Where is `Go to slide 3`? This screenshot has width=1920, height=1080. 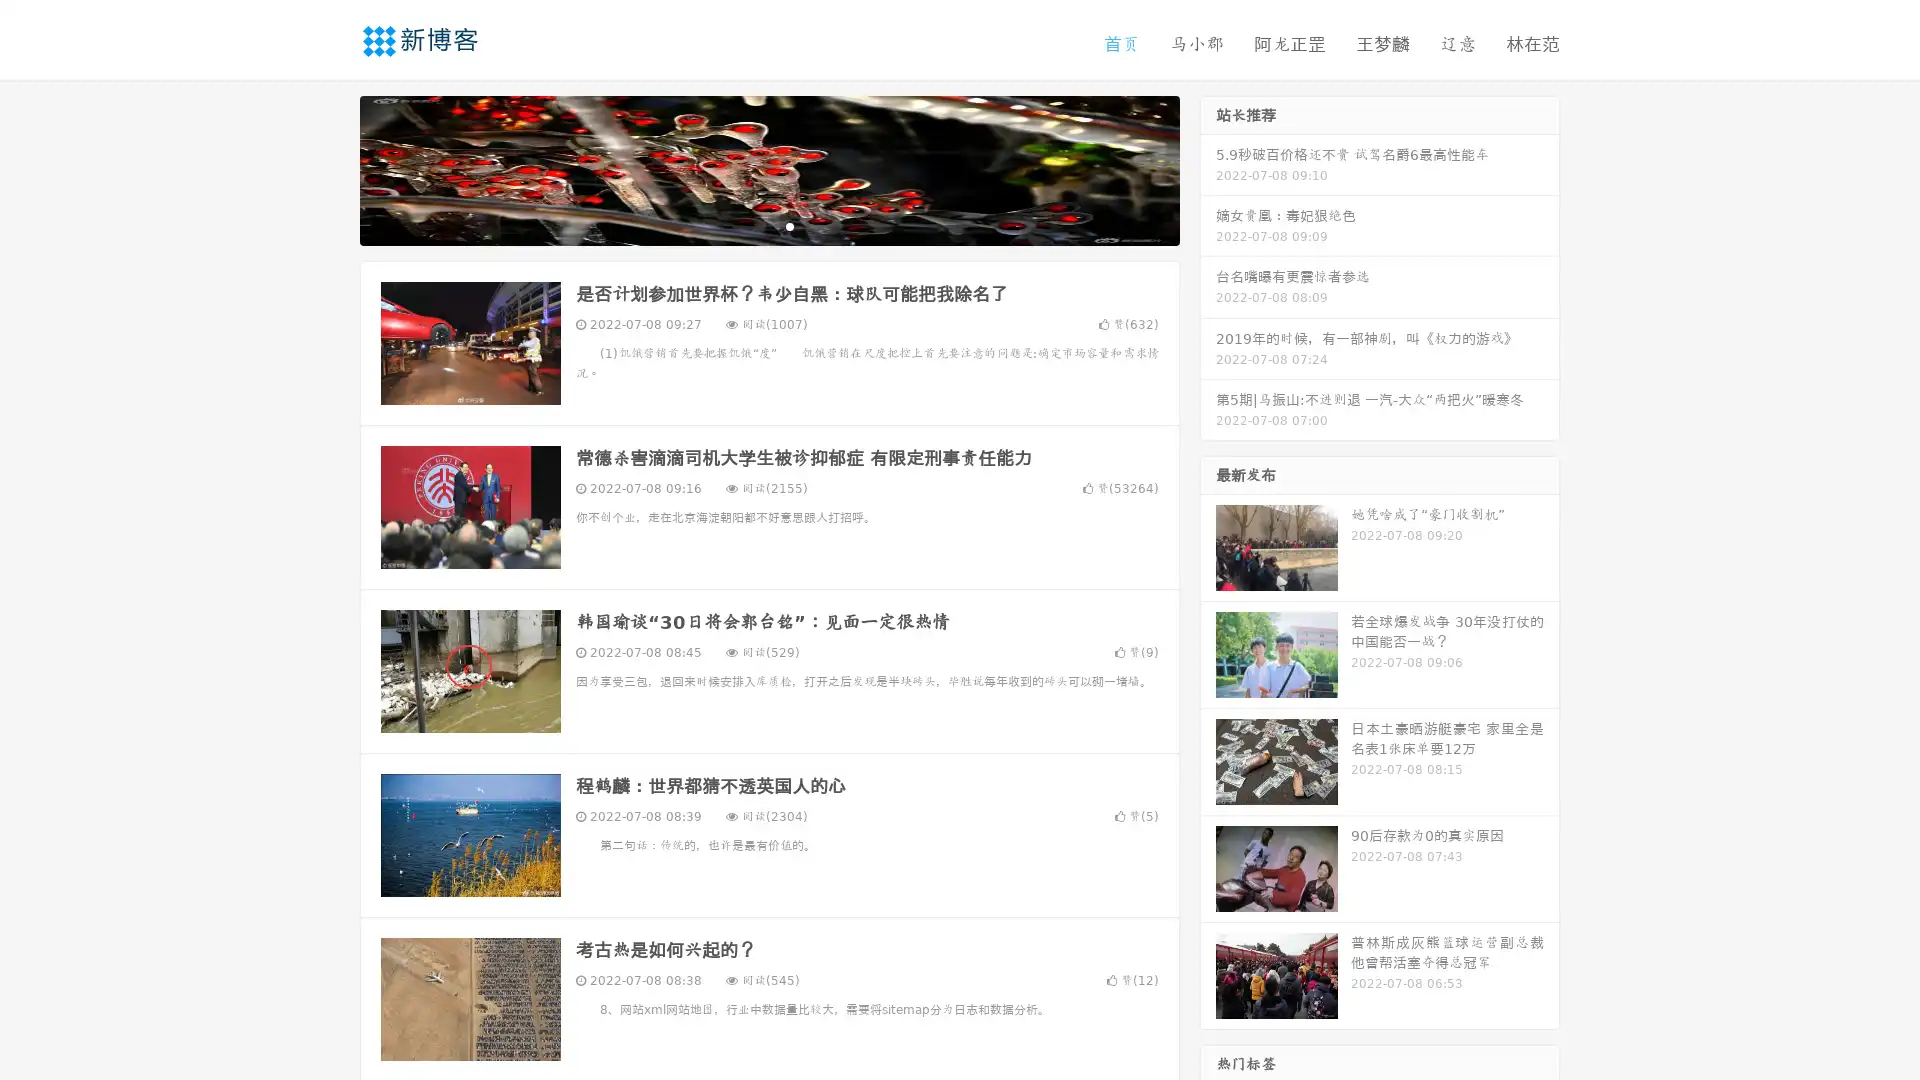
Go to slide 3 is located at coordinates (789, 225).